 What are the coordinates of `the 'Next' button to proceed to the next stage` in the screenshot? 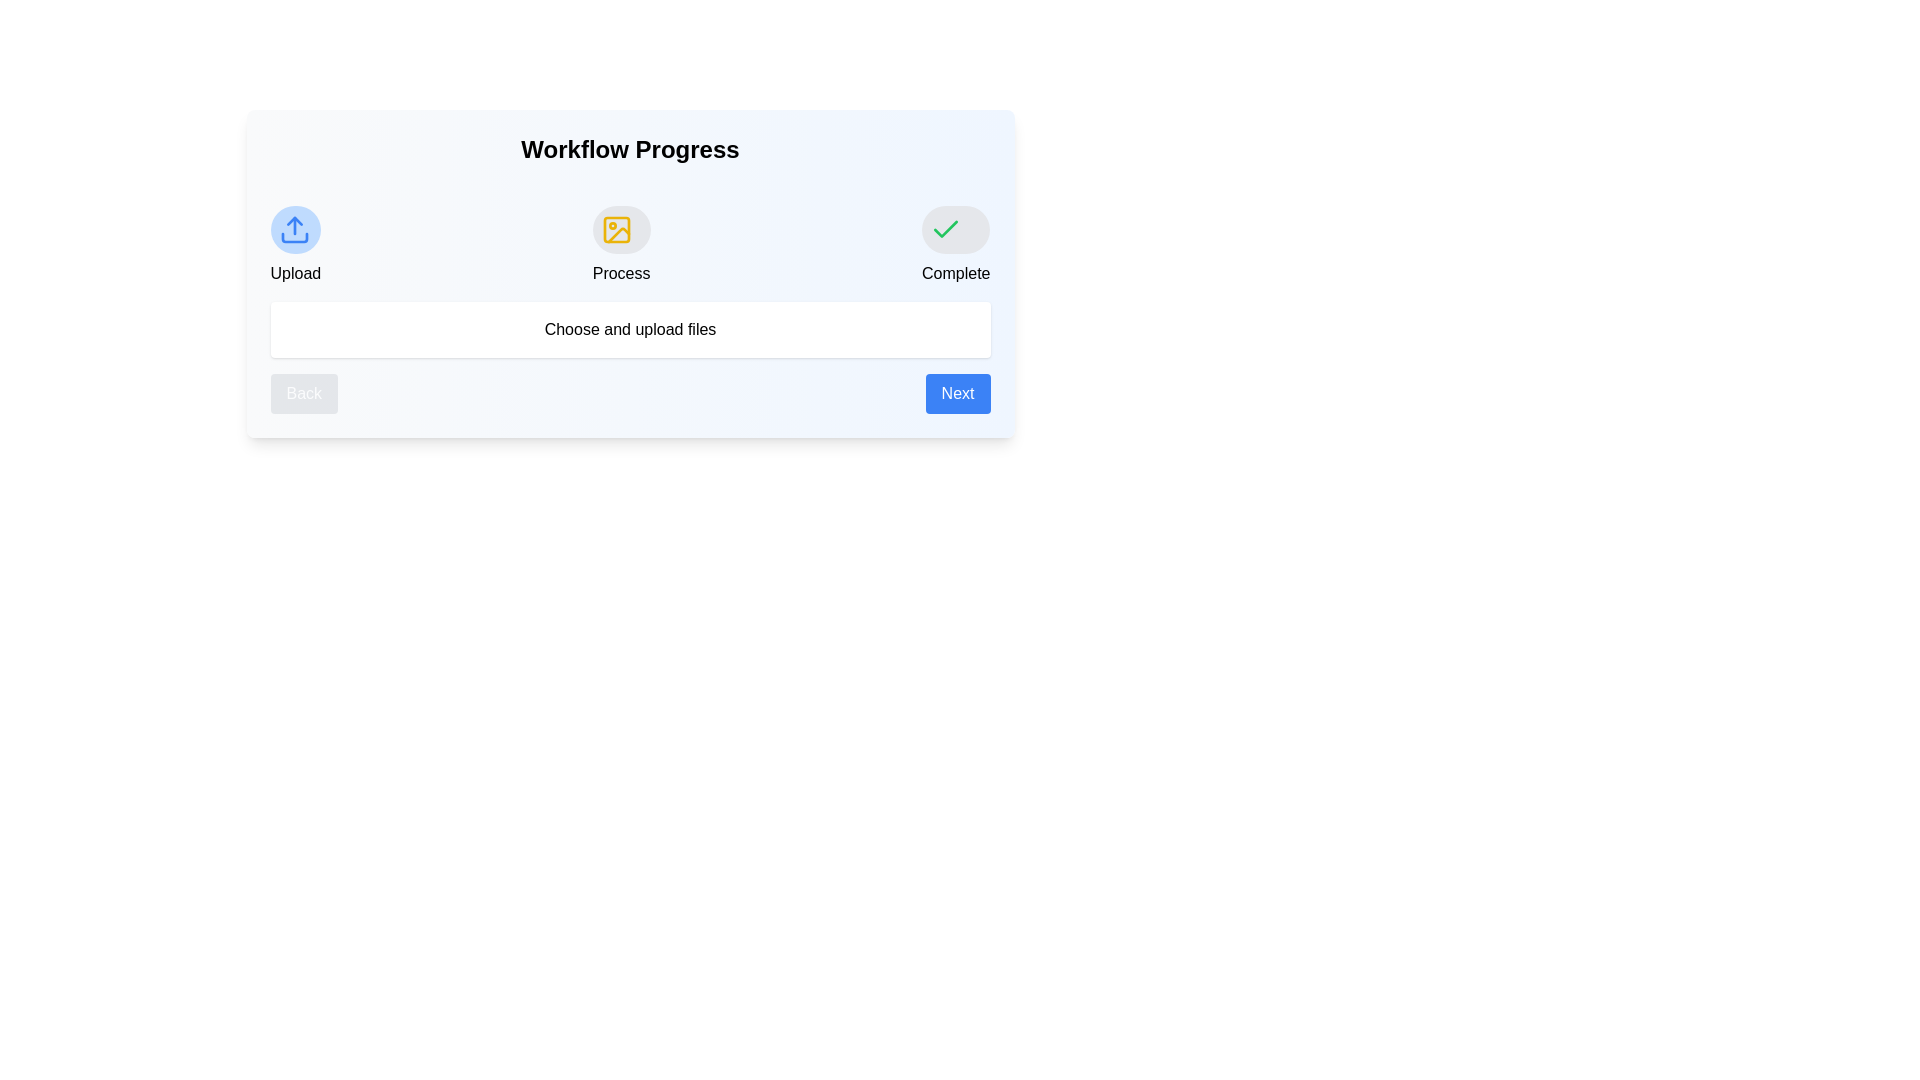 It's located at (957, 393).